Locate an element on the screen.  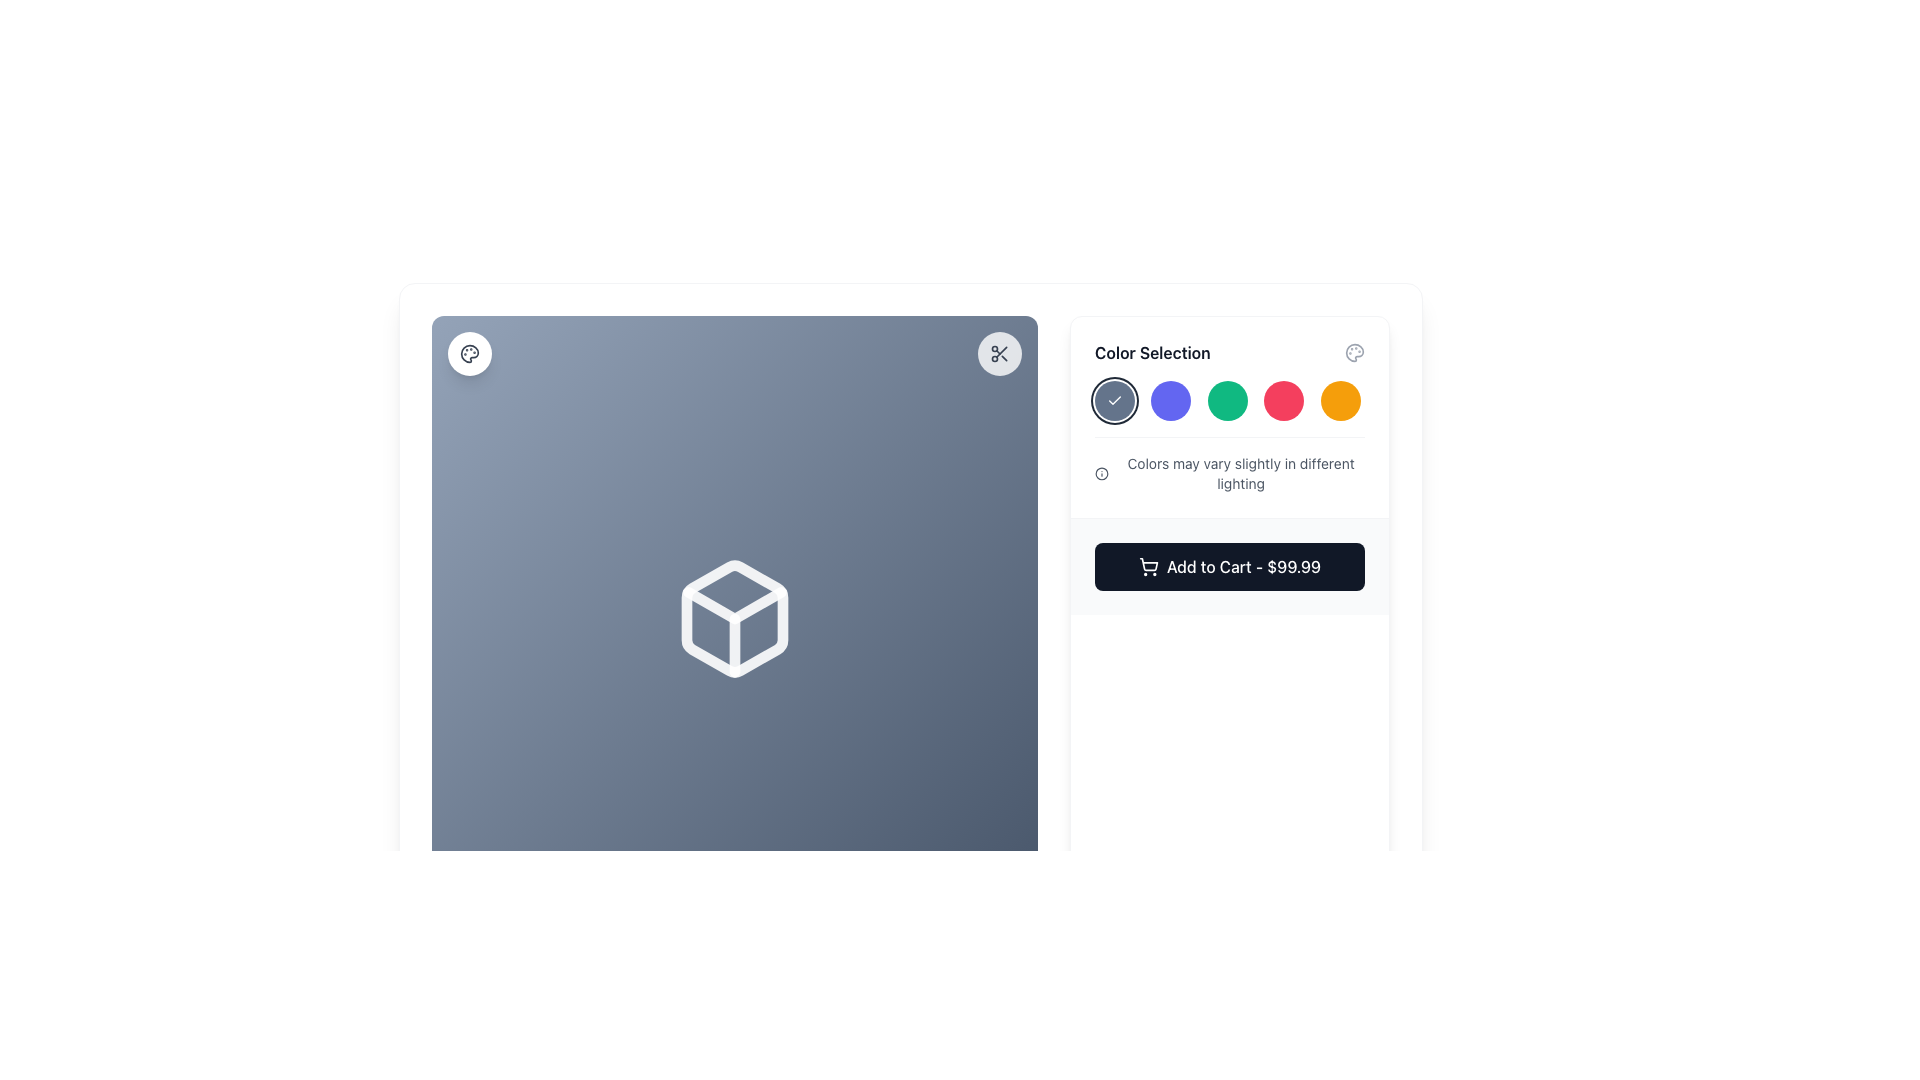
the circular outline element that is the outermost part of the 'info' icon located in the top-right section of the main panel is located at coordinates (1101, 474).